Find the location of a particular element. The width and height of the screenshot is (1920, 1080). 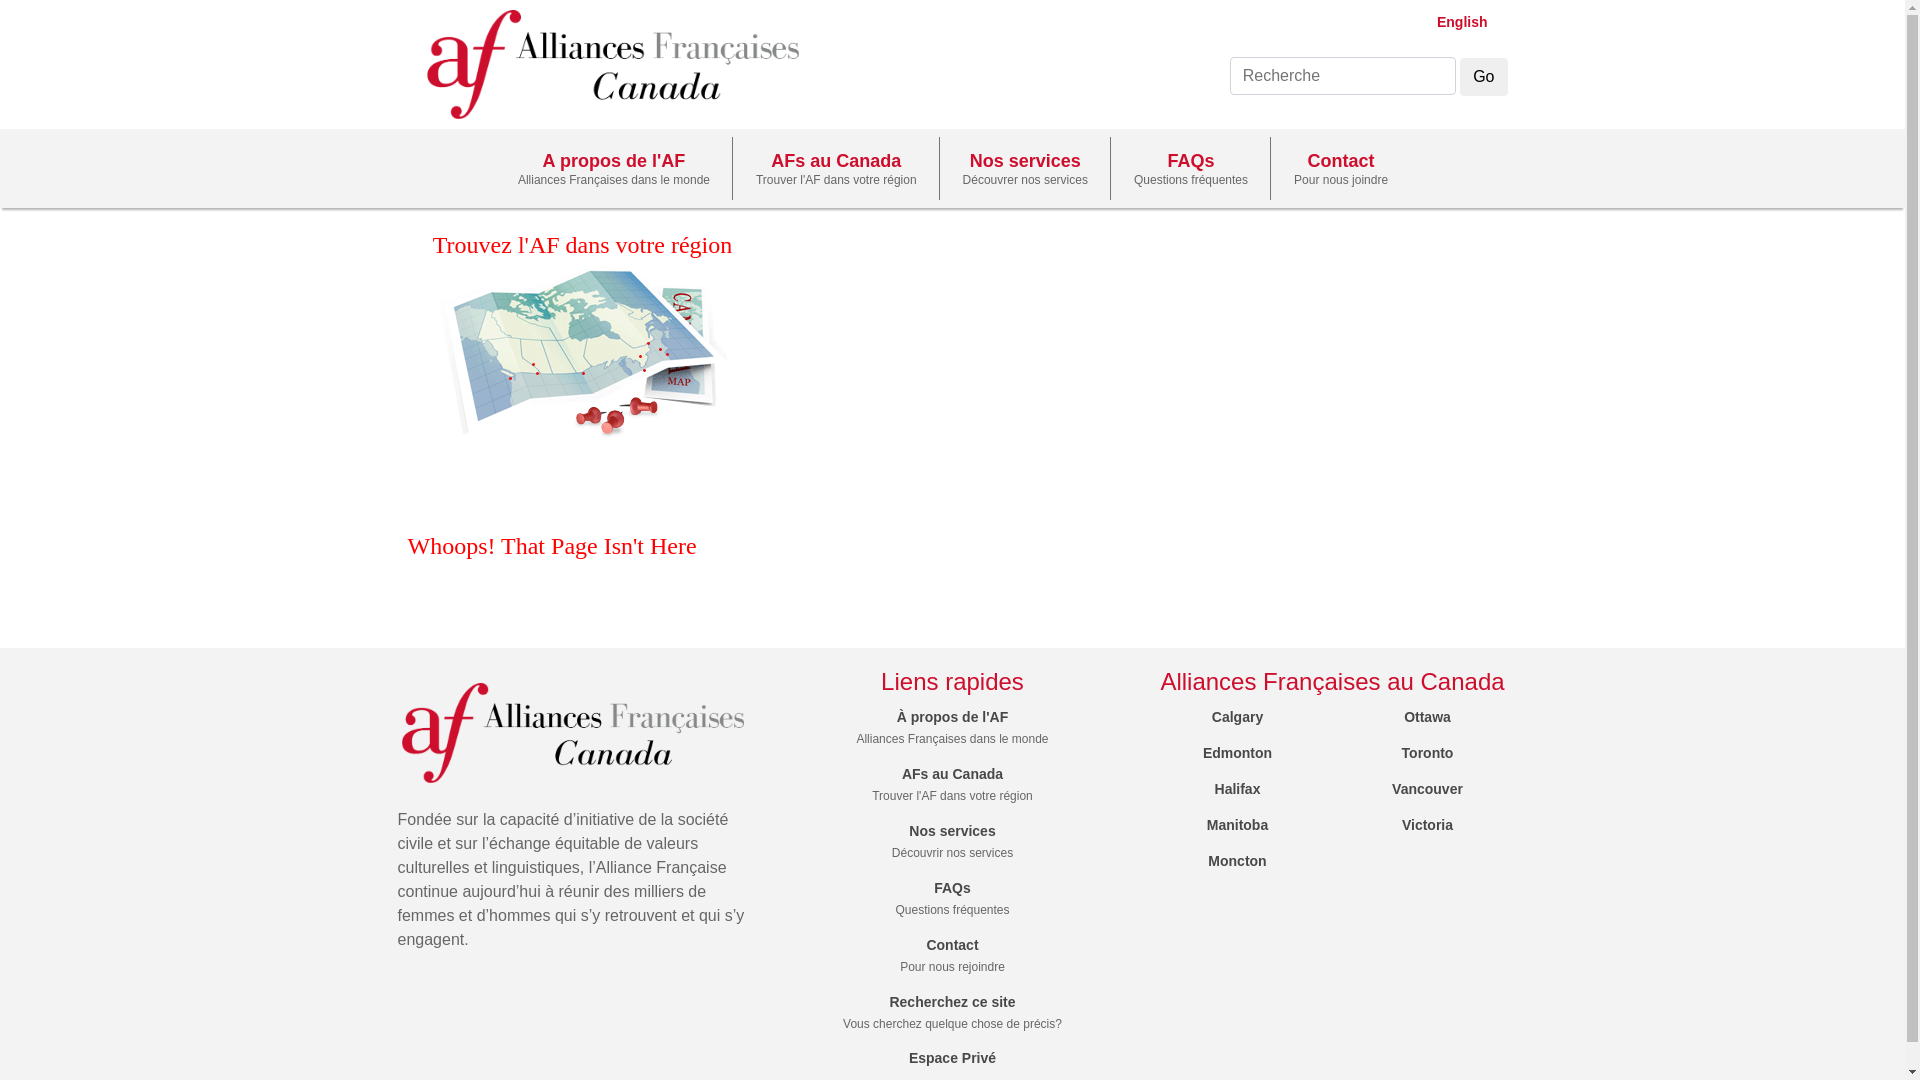

'Vancouver' is located at coordinates (1426, 788).